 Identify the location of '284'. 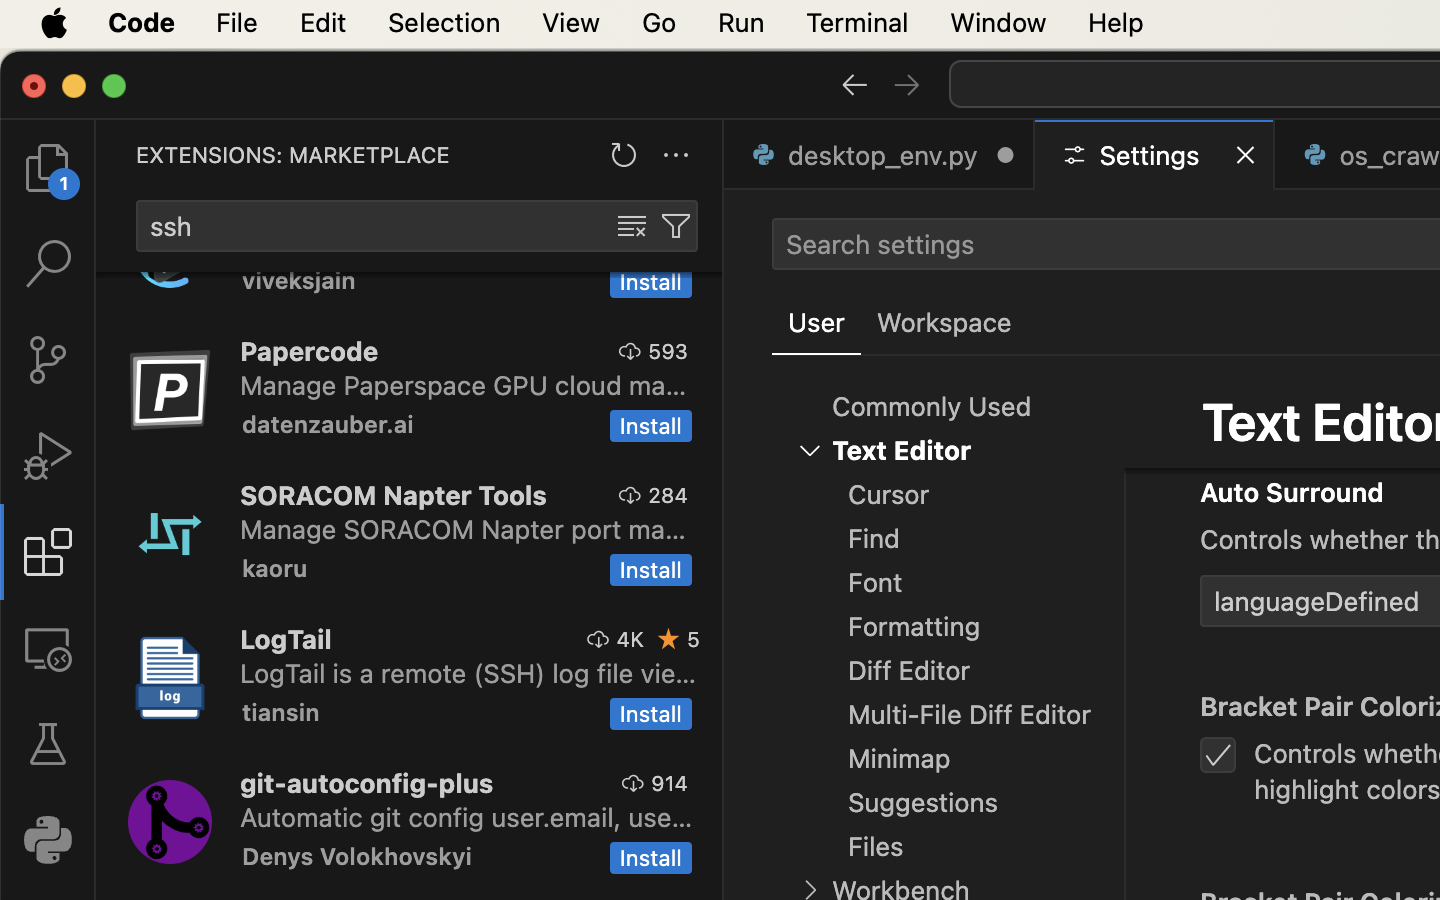
(668, 494).